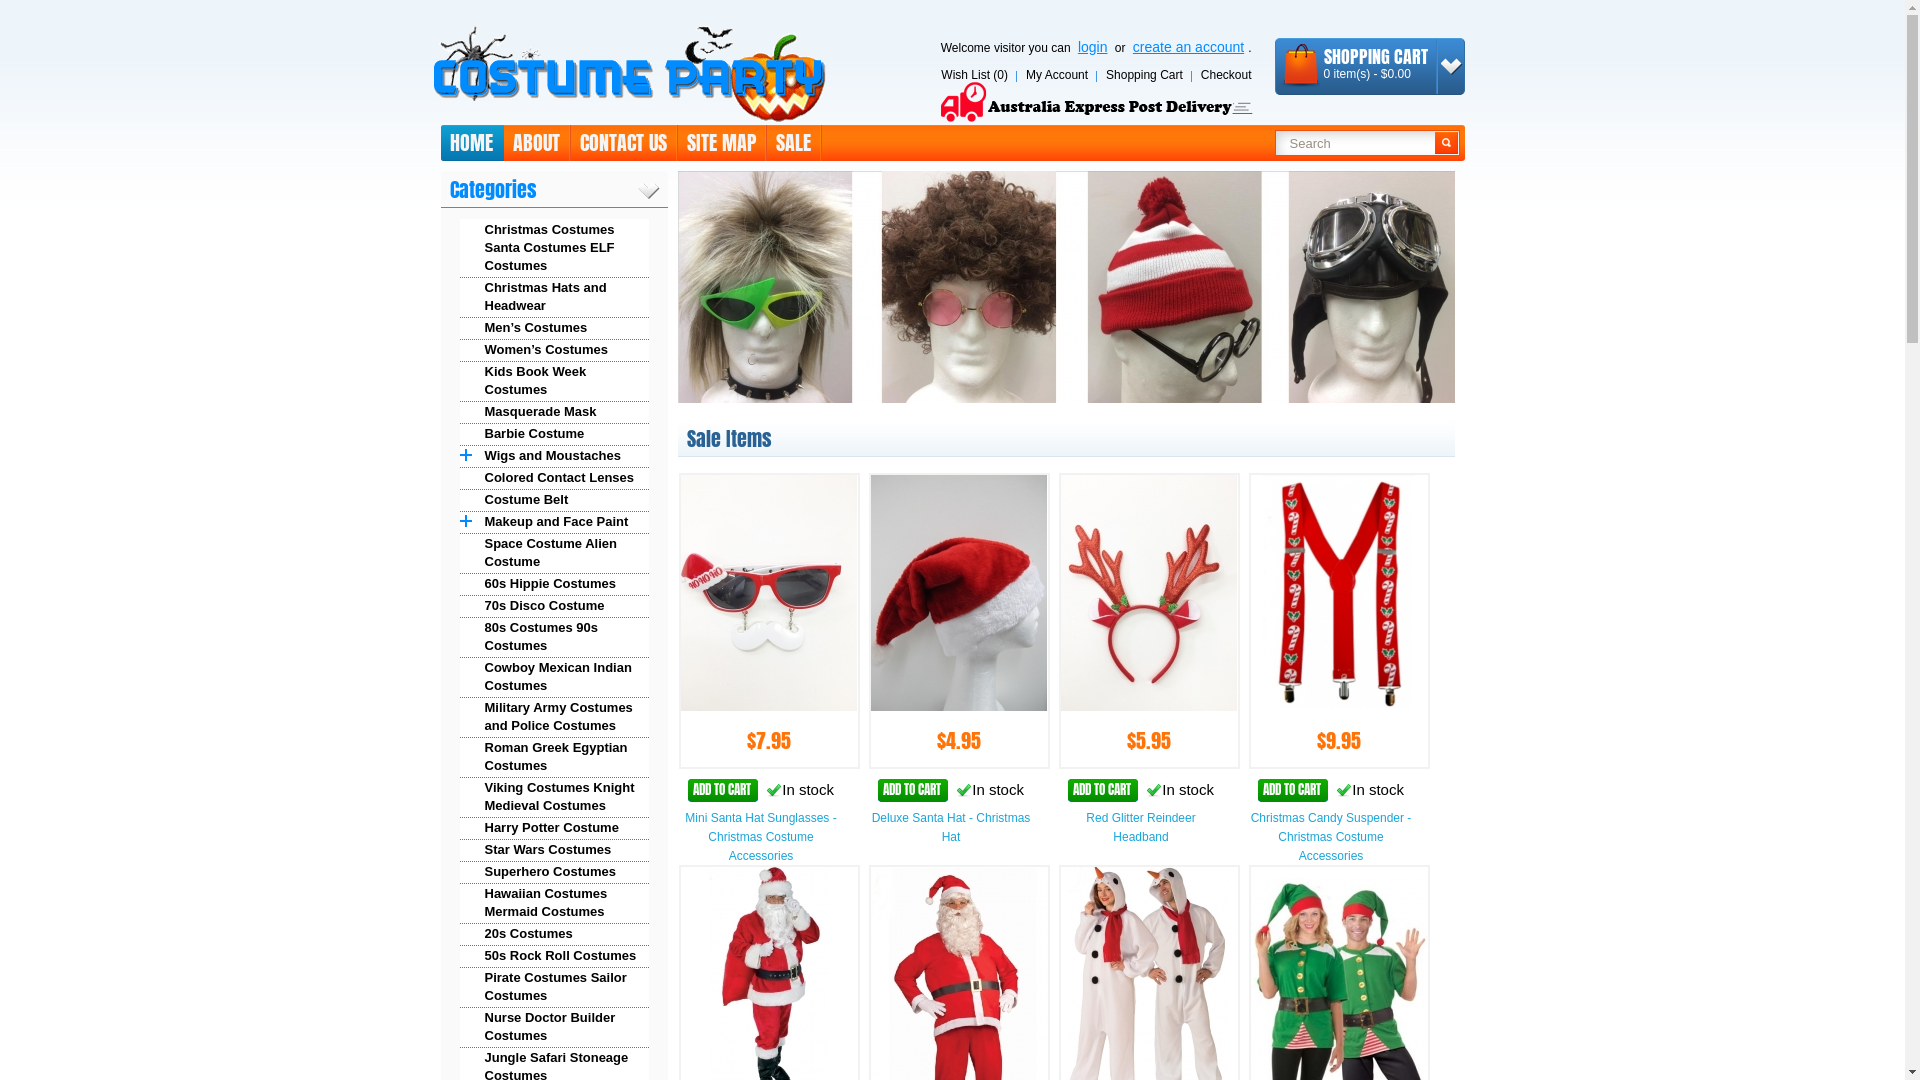  Describe the element at coordinates (554, 246) in the screenshot. I see `'Christmas Costumes Santa Costumes ELF Costumes'` at that location.